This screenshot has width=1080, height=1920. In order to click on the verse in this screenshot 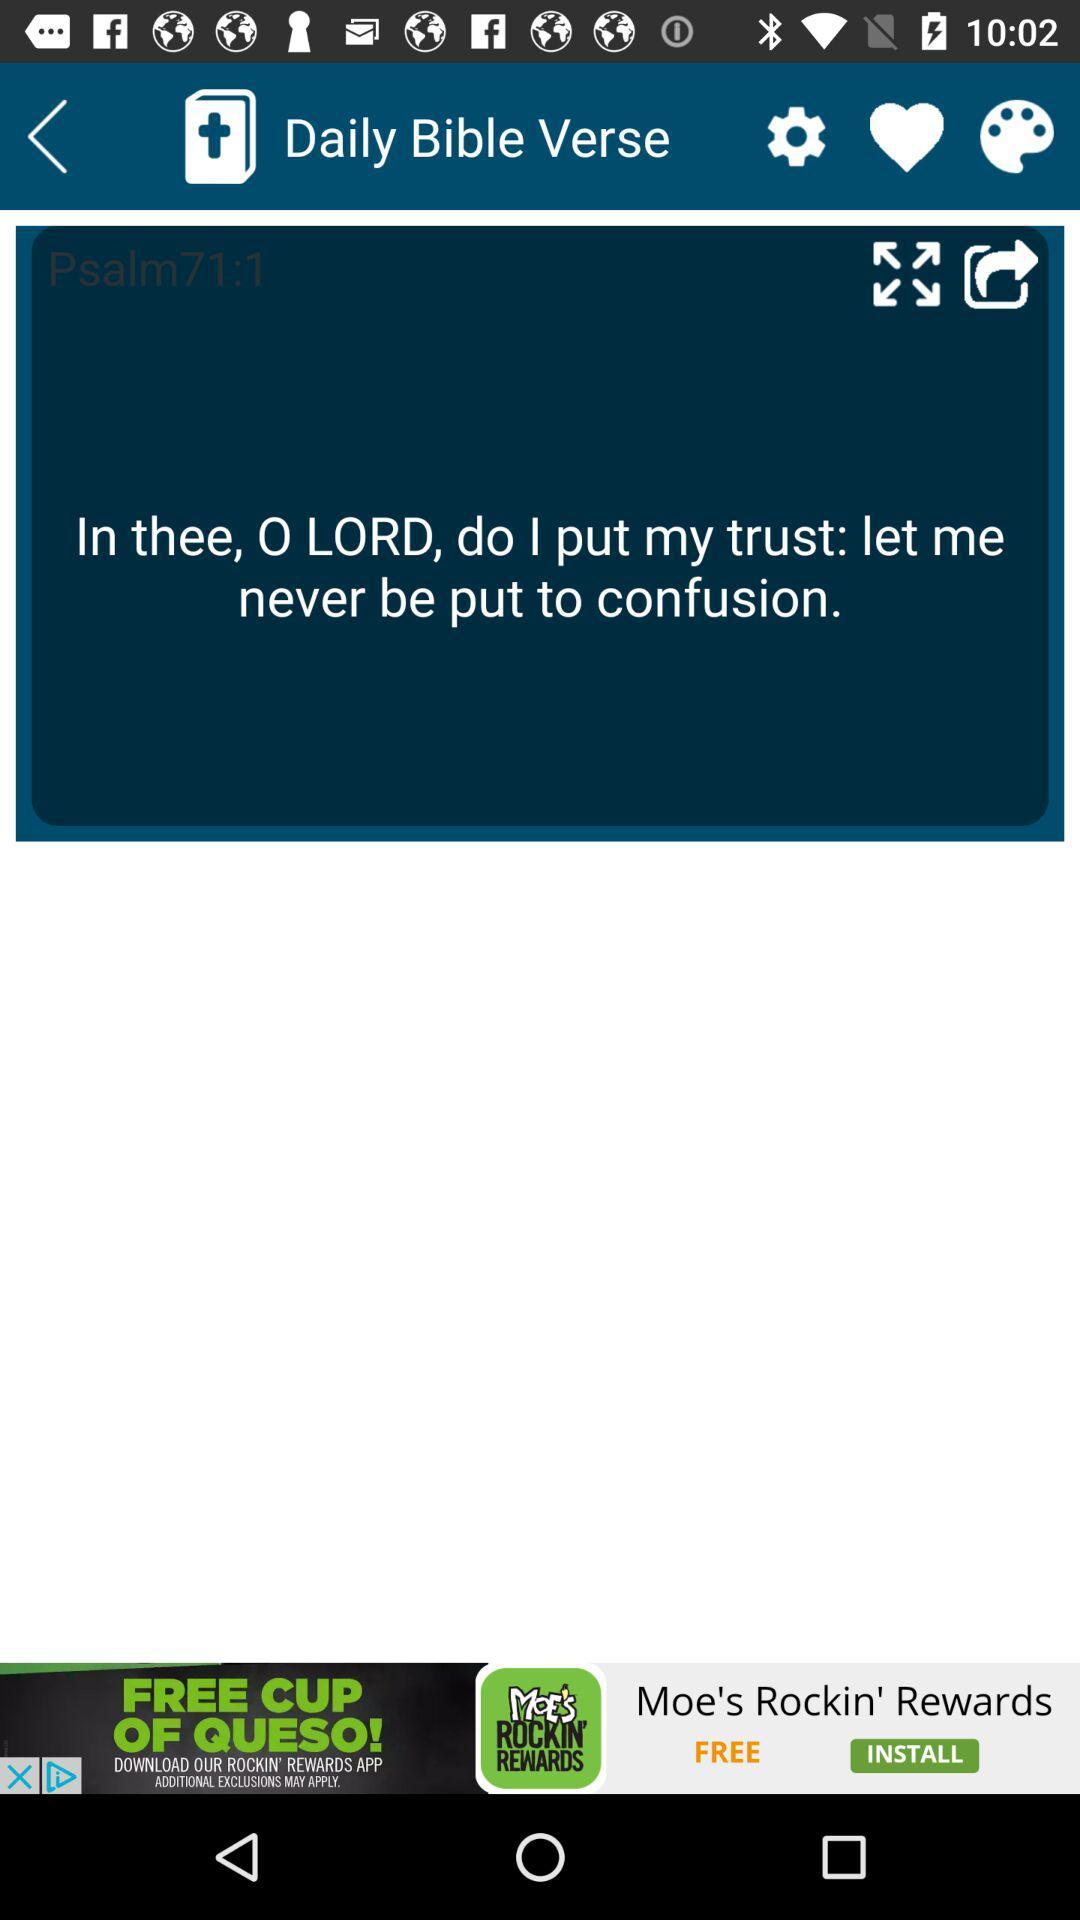, I will do `click(906, 135)`.